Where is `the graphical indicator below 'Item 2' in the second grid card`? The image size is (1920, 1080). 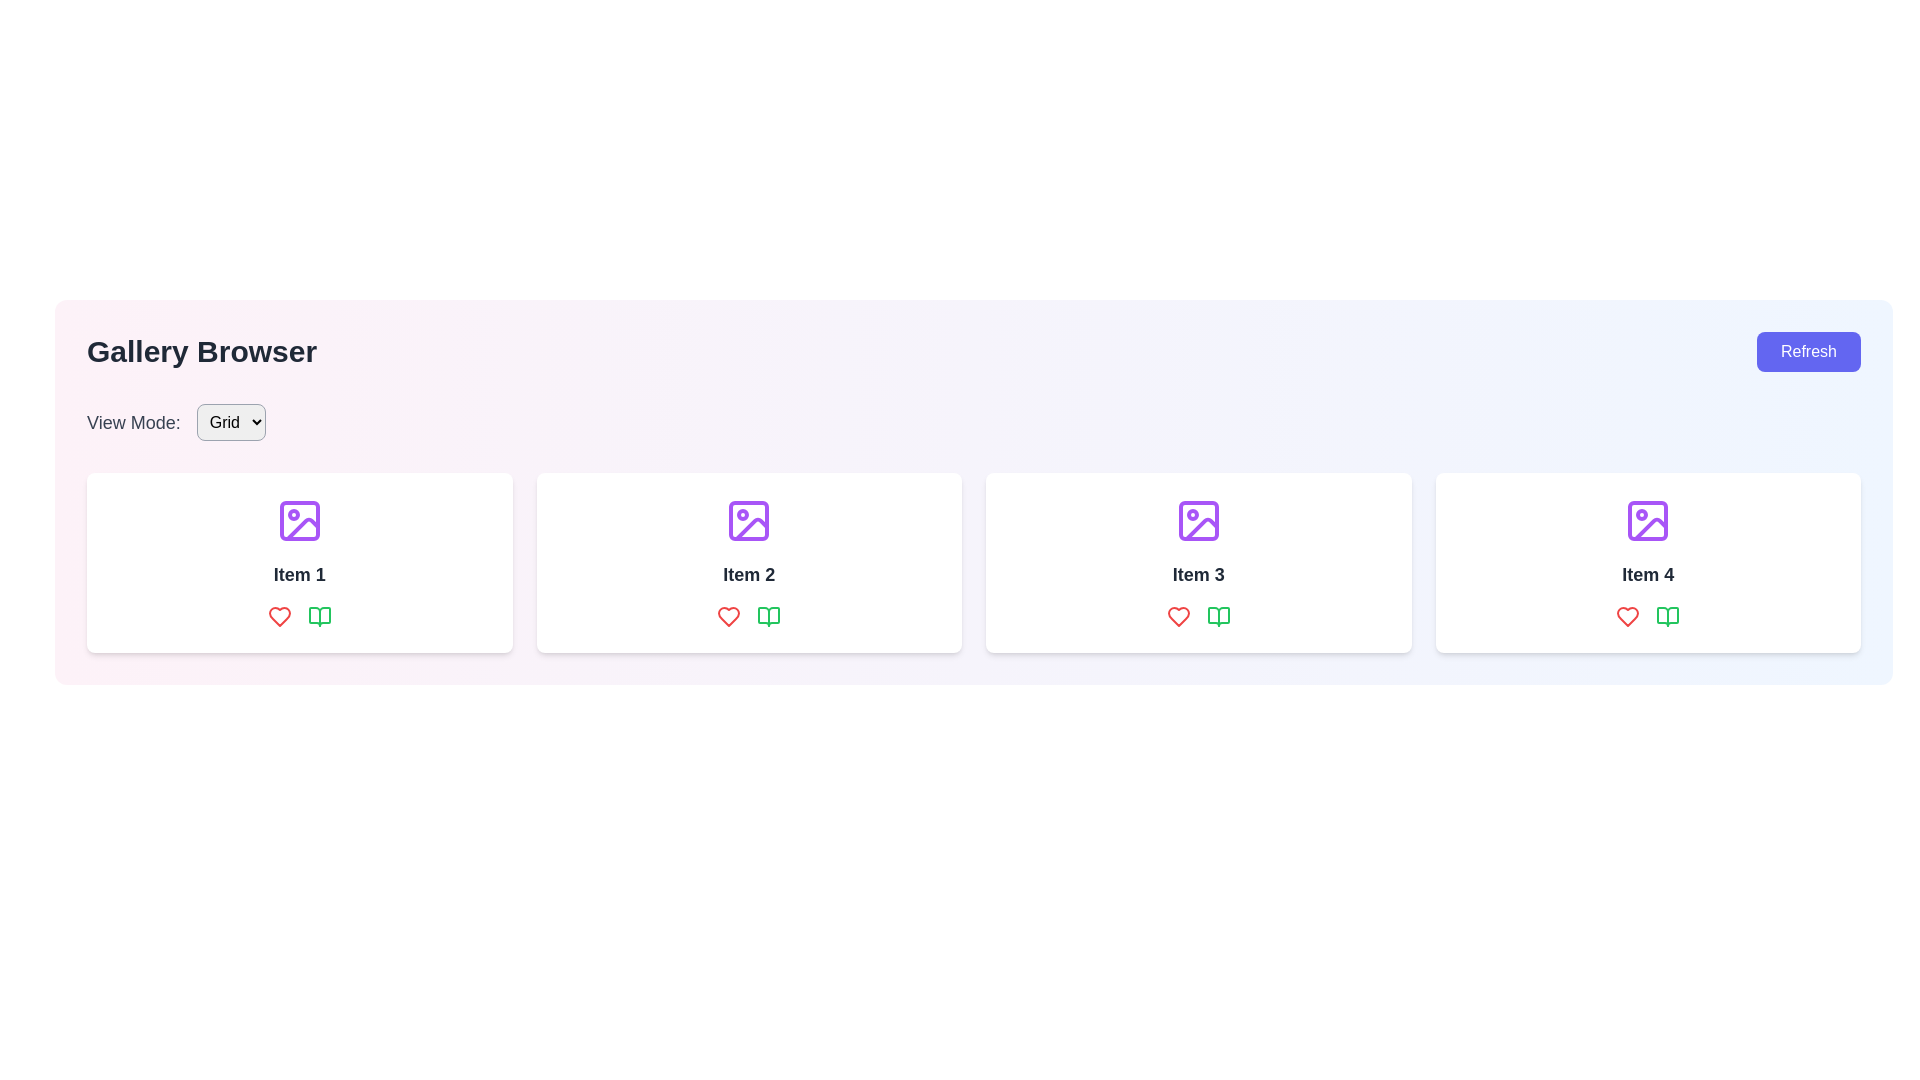 the graphical indicator below 'Item 2' in the second grid card is located at coordinates (768, 616).